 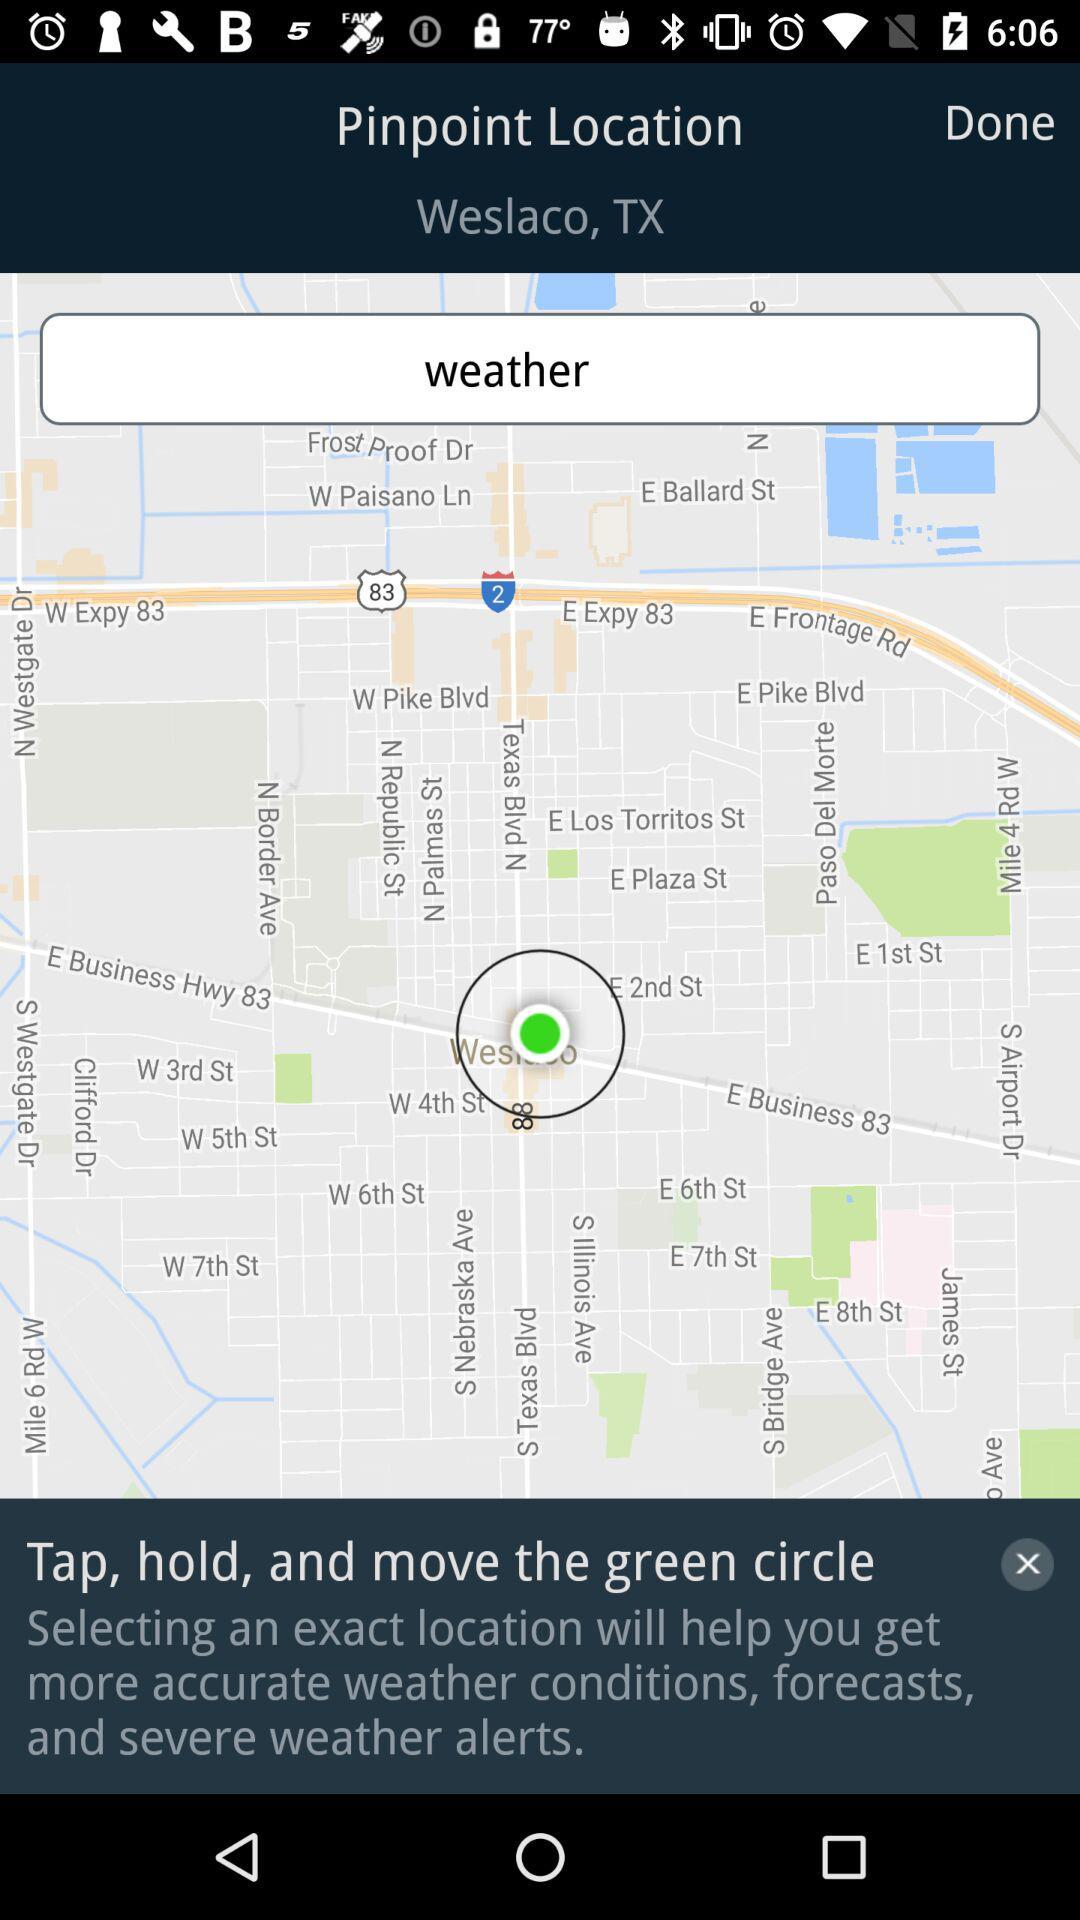 I want to click on the close icon, so click(x=1027, y=1563).